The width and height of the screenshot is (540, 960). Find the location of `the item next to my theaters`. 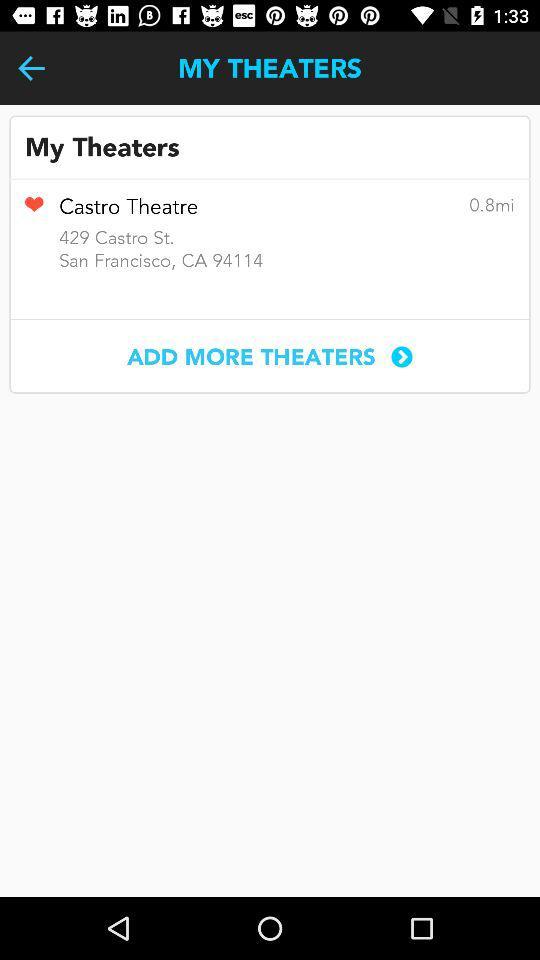

the item next to my theaters is located at coordinates (30, 68).